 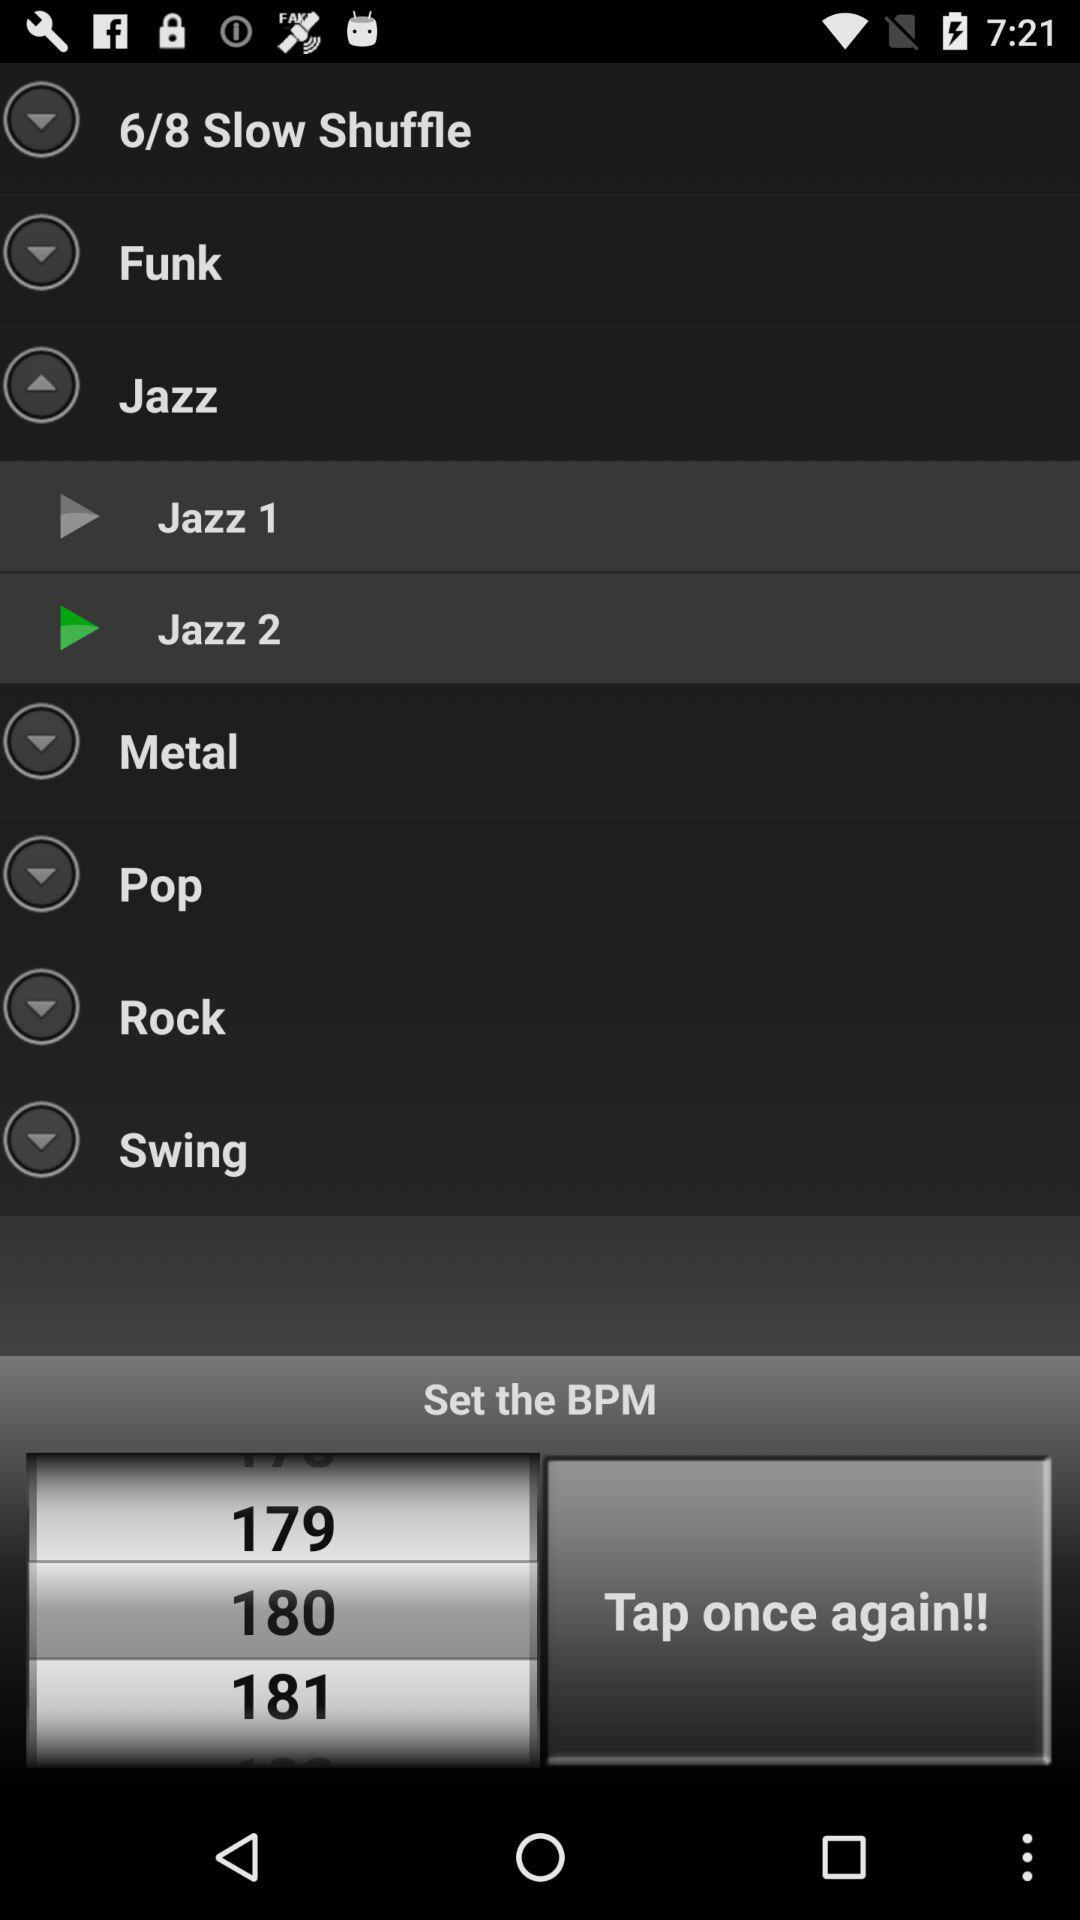 I want to click on the tap tempo item, so click(x=795, y=1610).